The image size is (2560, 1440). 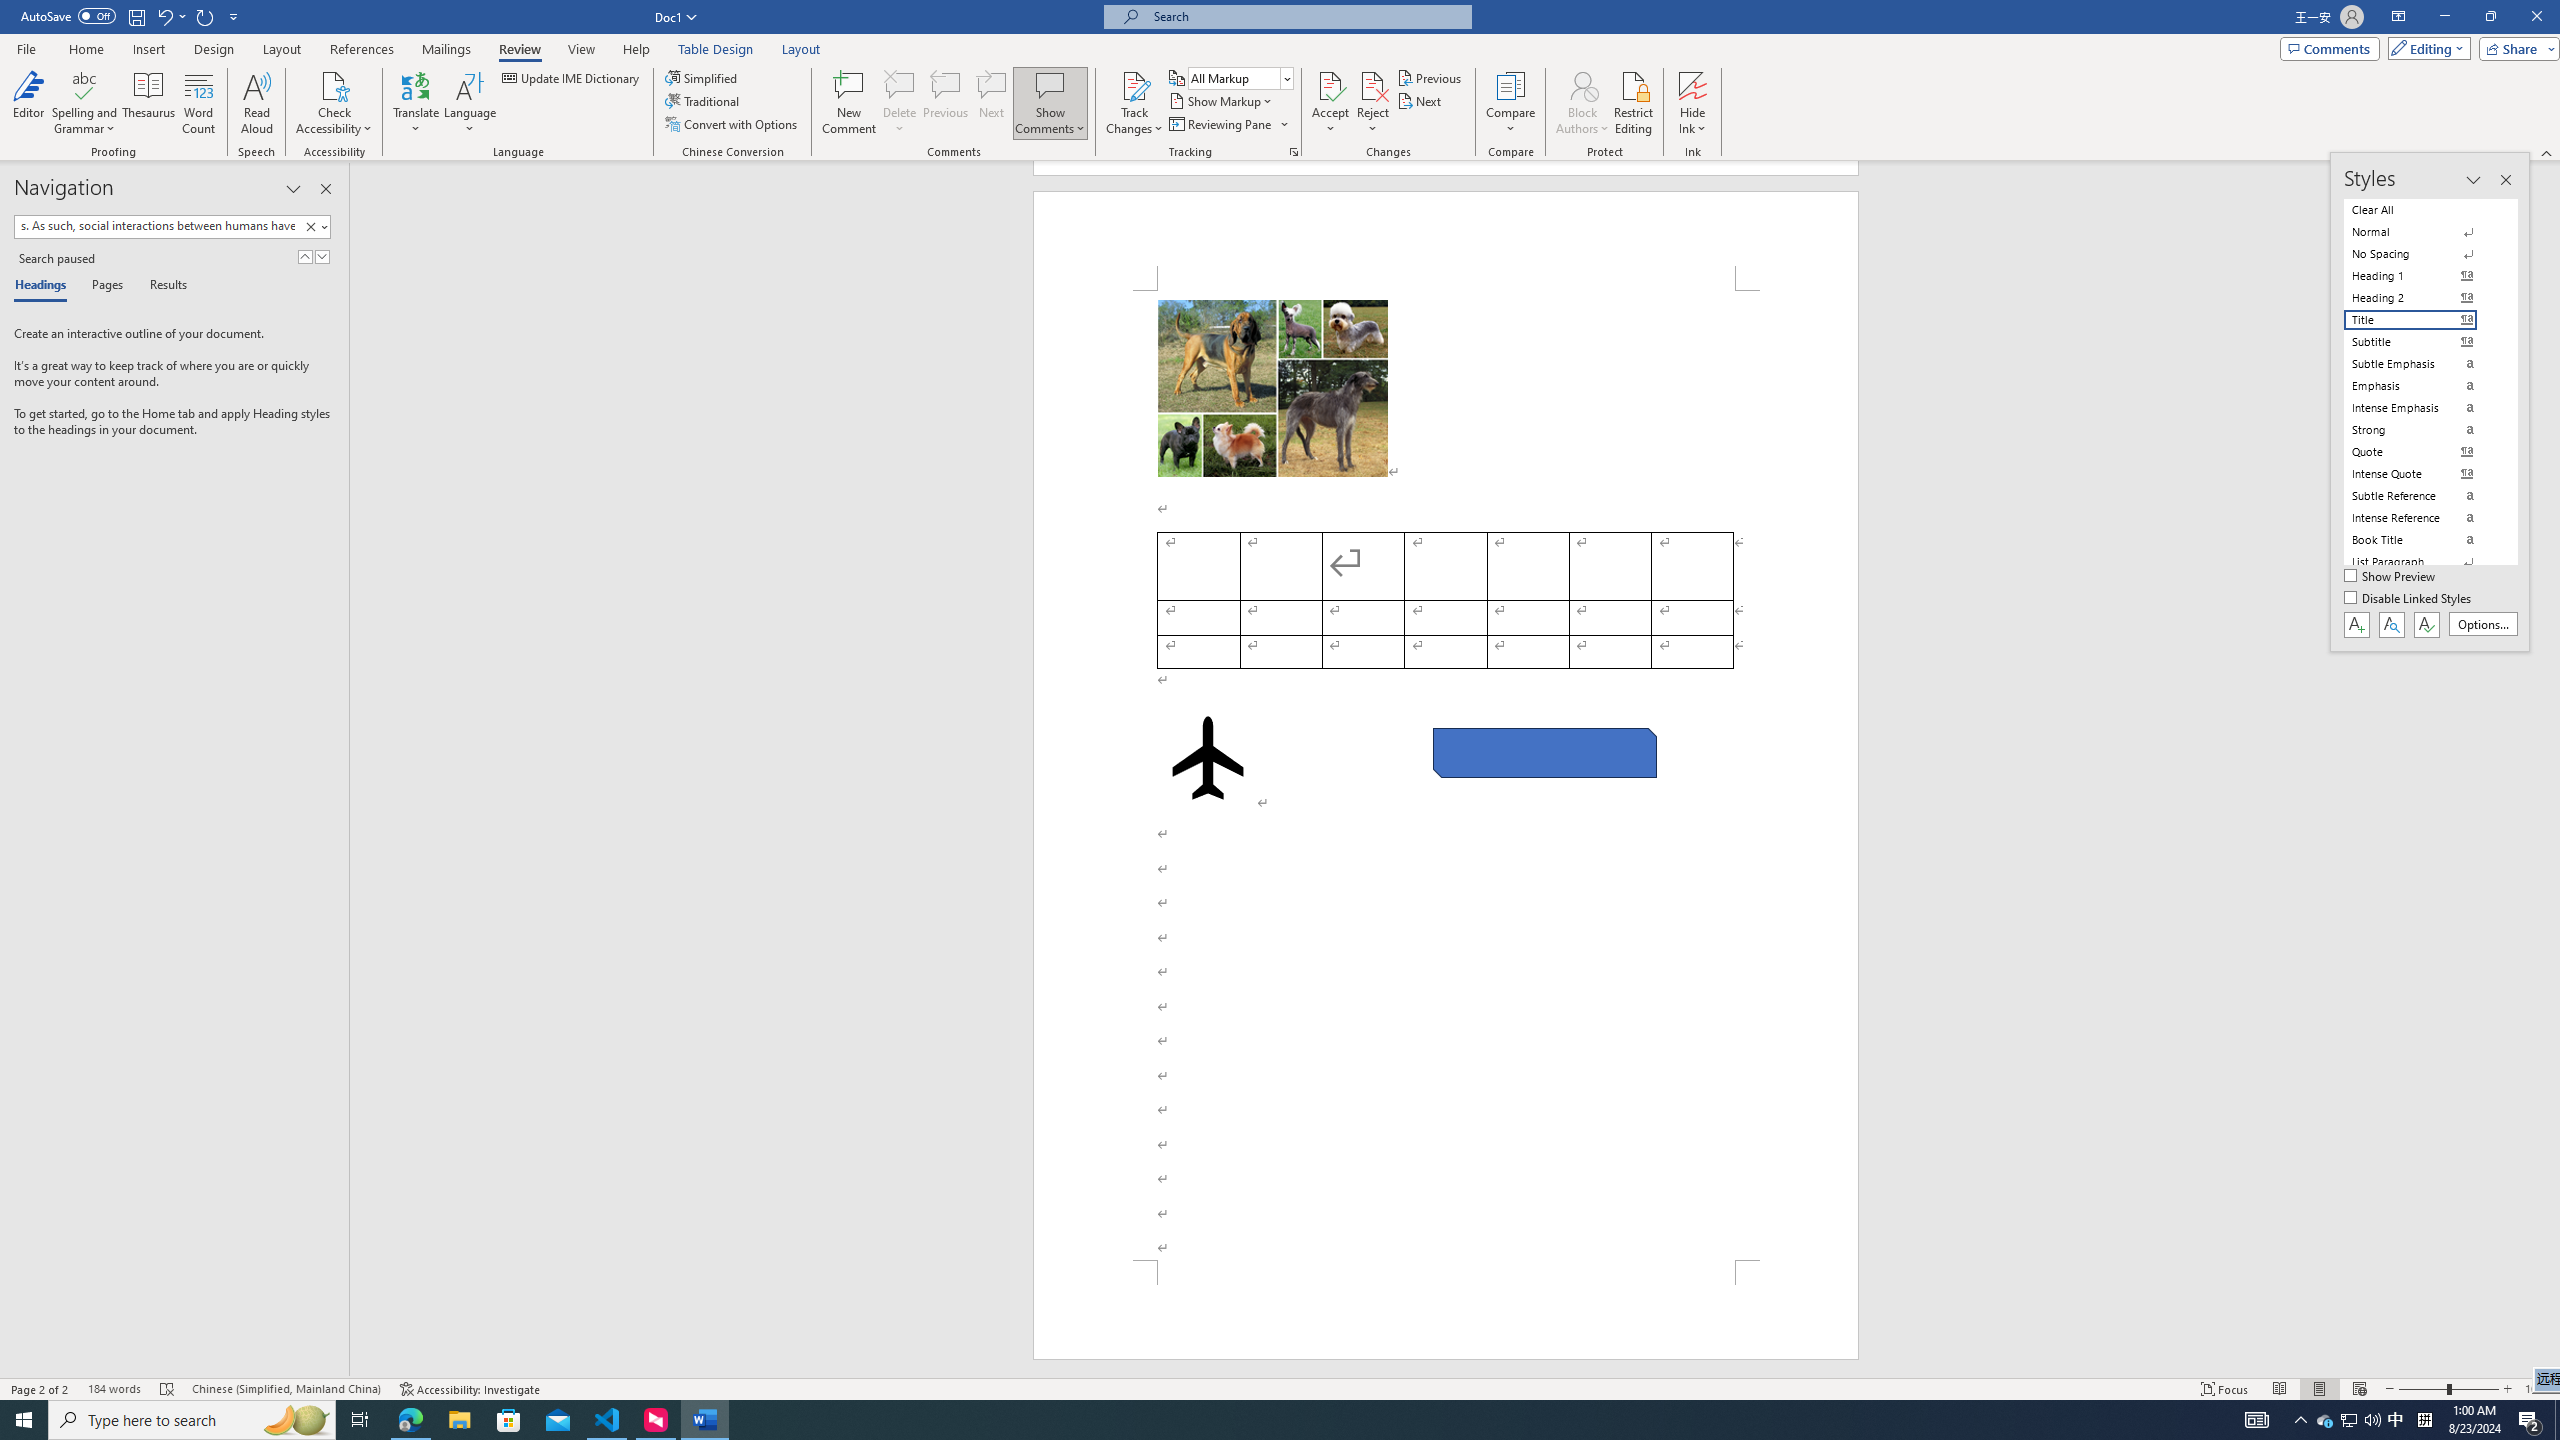 I want to click on 'Change Tracking Options...', so click(x=1293, y=150).